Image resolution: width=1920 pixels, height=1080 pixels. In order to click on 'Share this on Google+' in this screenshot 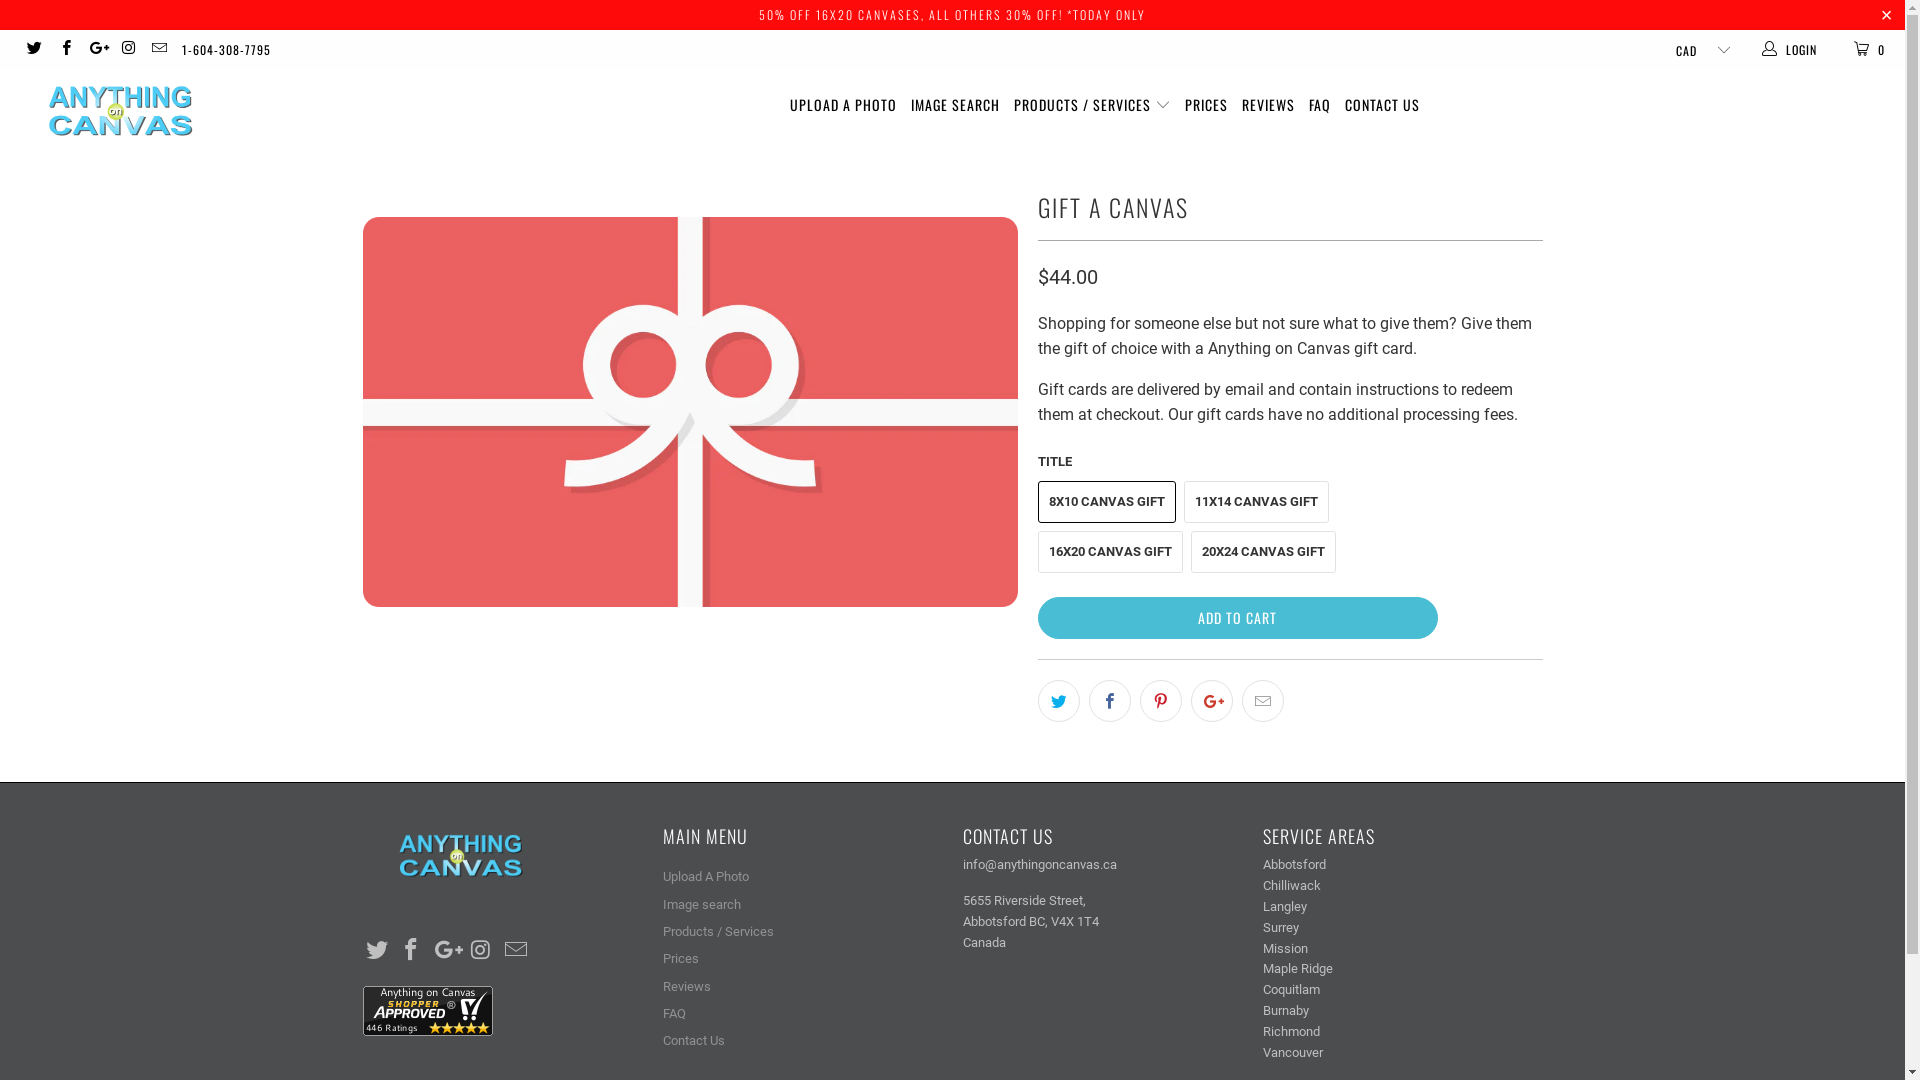, I will do `click(1209, 700)`.